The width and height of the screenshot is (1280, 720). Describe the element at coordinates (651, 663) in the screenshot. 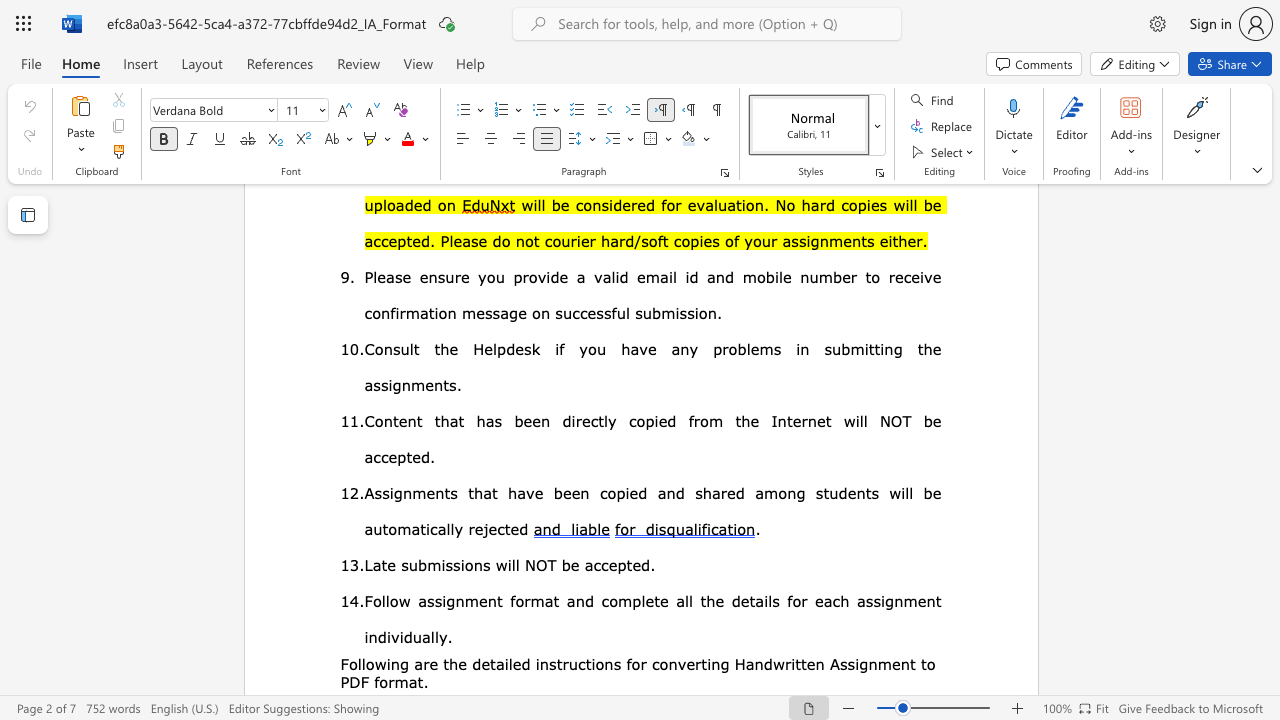

I see `the subset text "conve" within the text "converting"` at that location.